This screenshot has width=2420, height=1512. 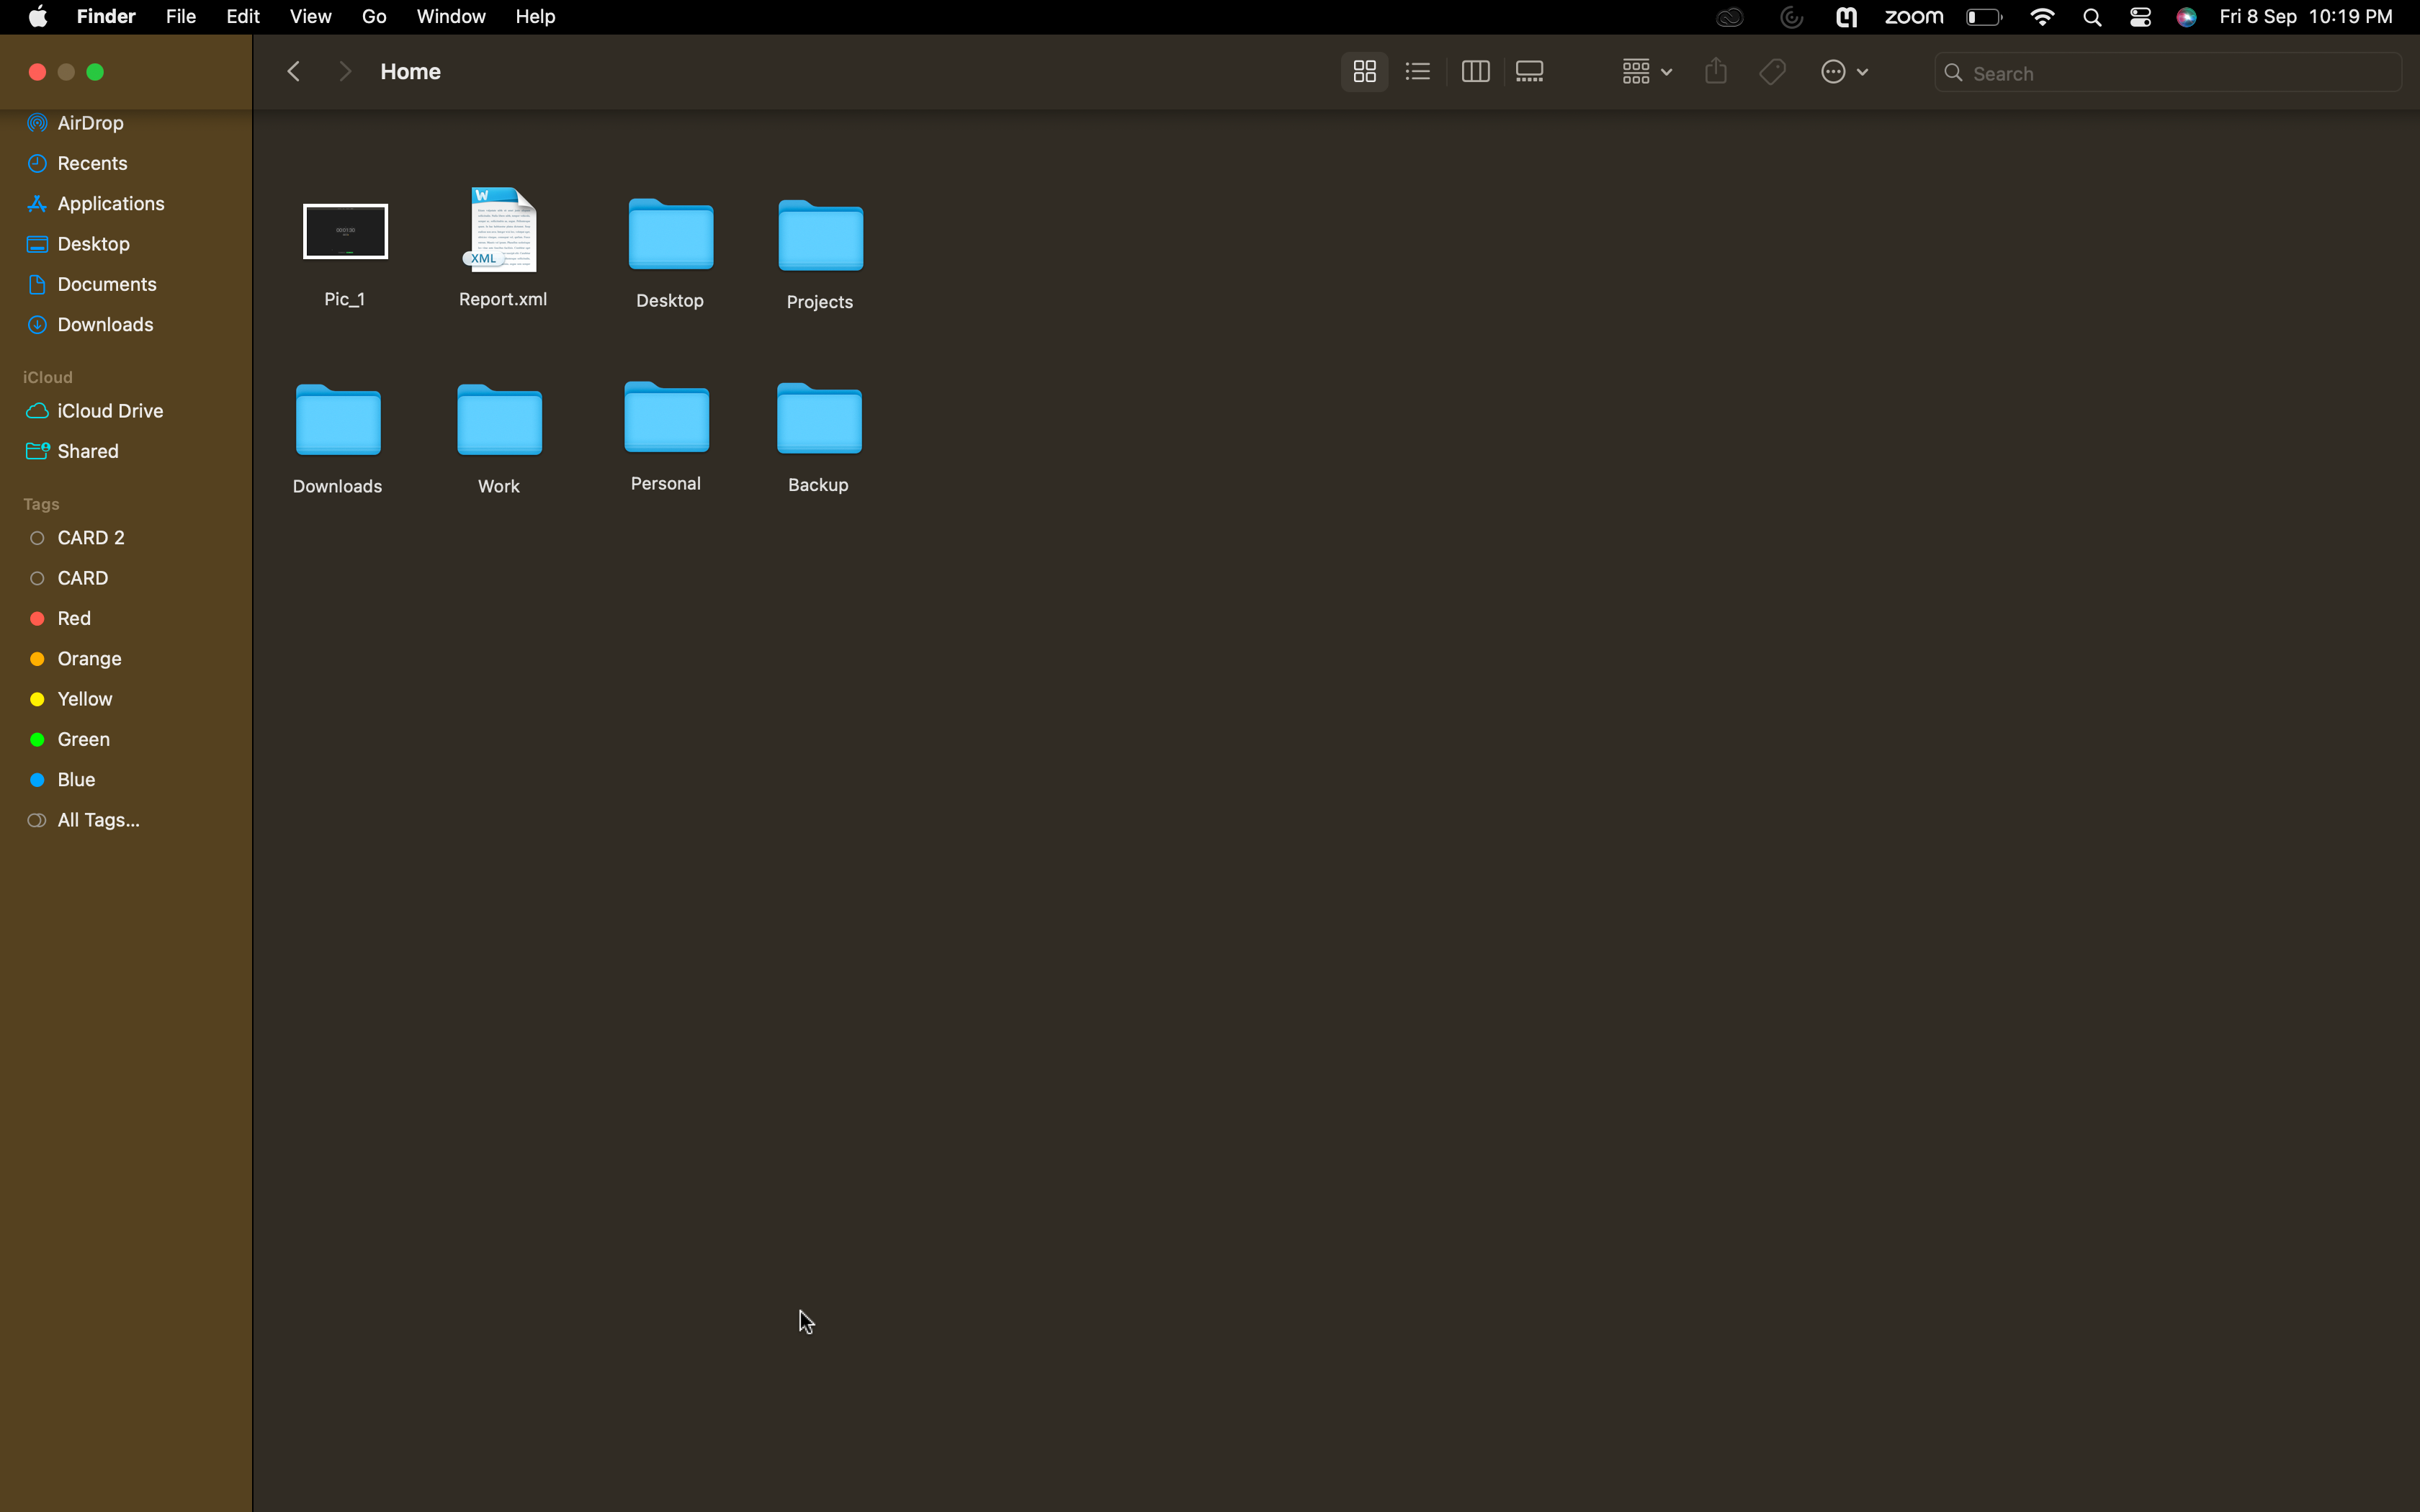 What do you see at coordinates (118, 202) in the screenshot?
I see `"applications" directory and navigate to the bottom of the folder` at bounding box center [118, 202].